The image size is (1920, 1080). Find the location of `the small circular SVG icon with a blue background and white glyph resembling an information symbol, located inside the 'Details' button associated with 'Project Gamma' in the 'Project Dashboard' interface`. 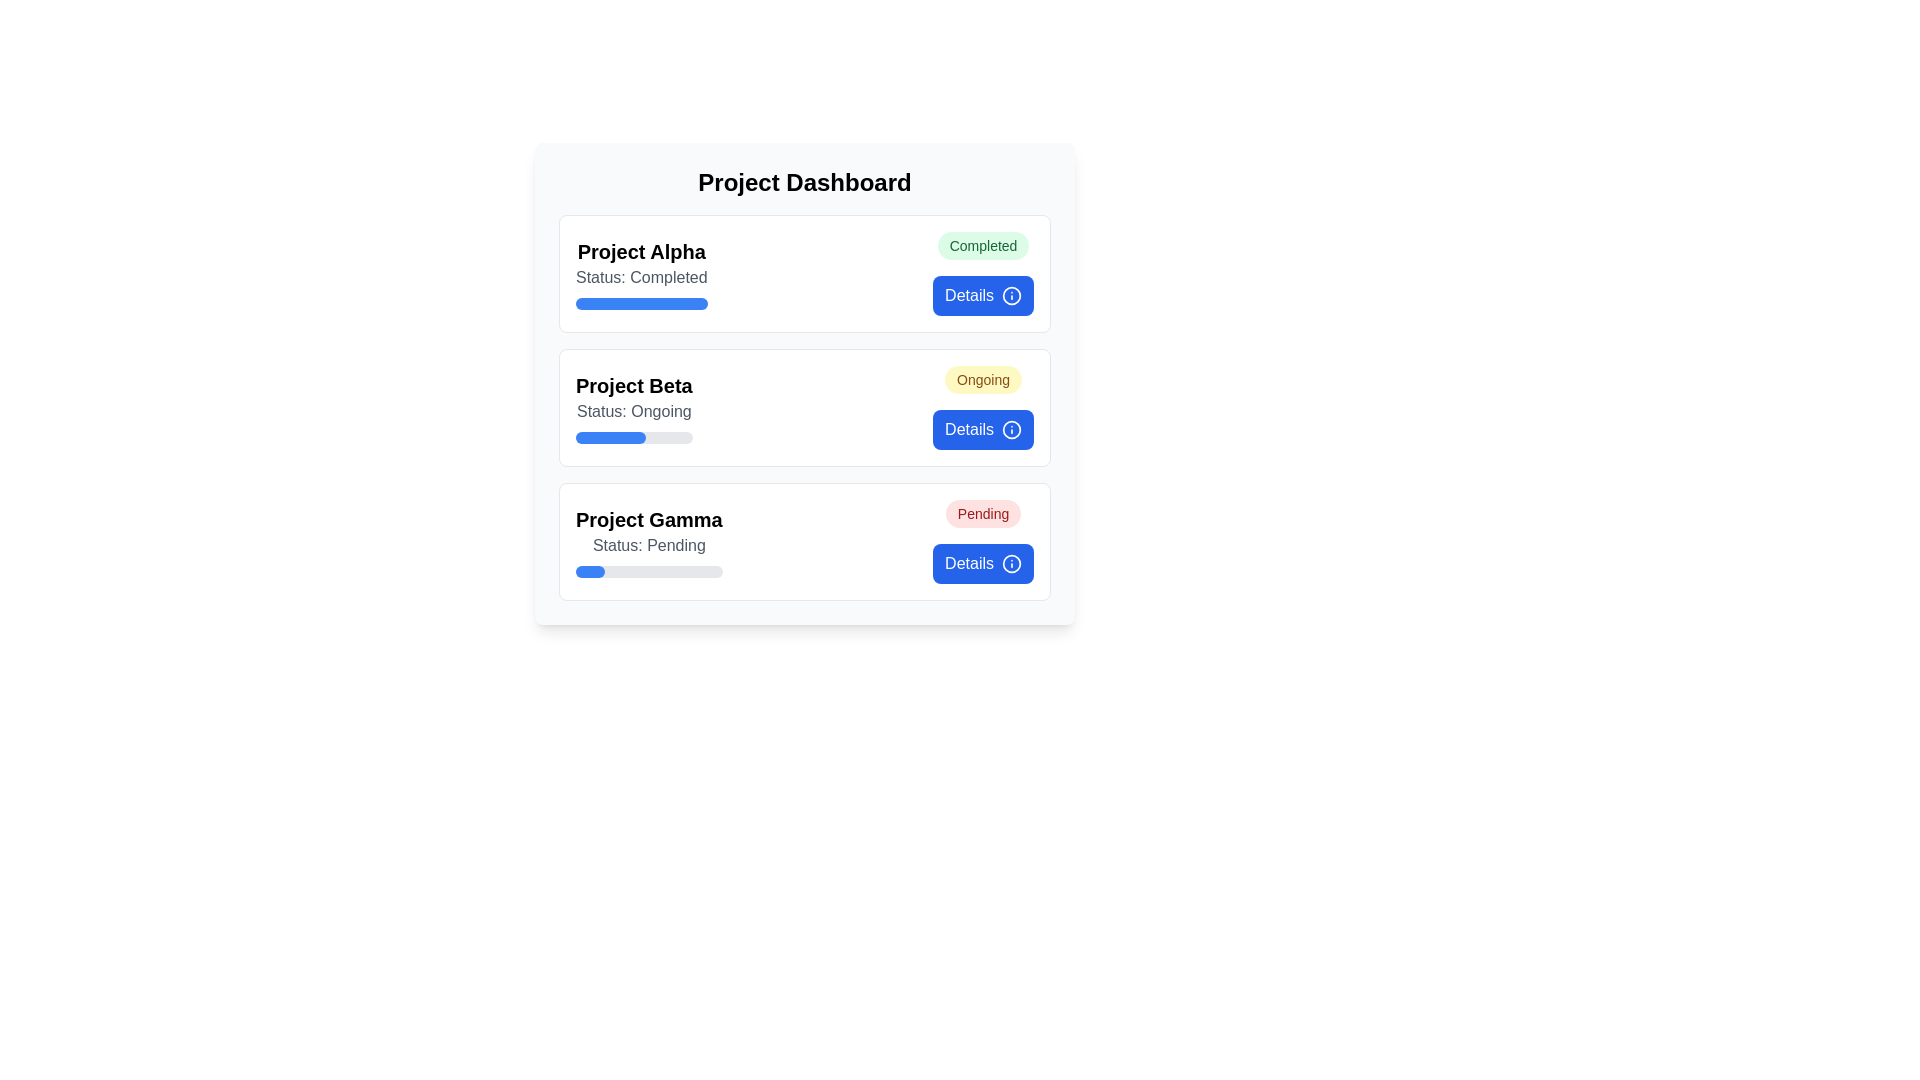

the small circular SVG icon with a blue background and white glyph resembling an information symbol, located inside the 'Details' button associated with 'Project Gamma' in the 'Project Dashboard' interface is located at coordinates (1012, 563).